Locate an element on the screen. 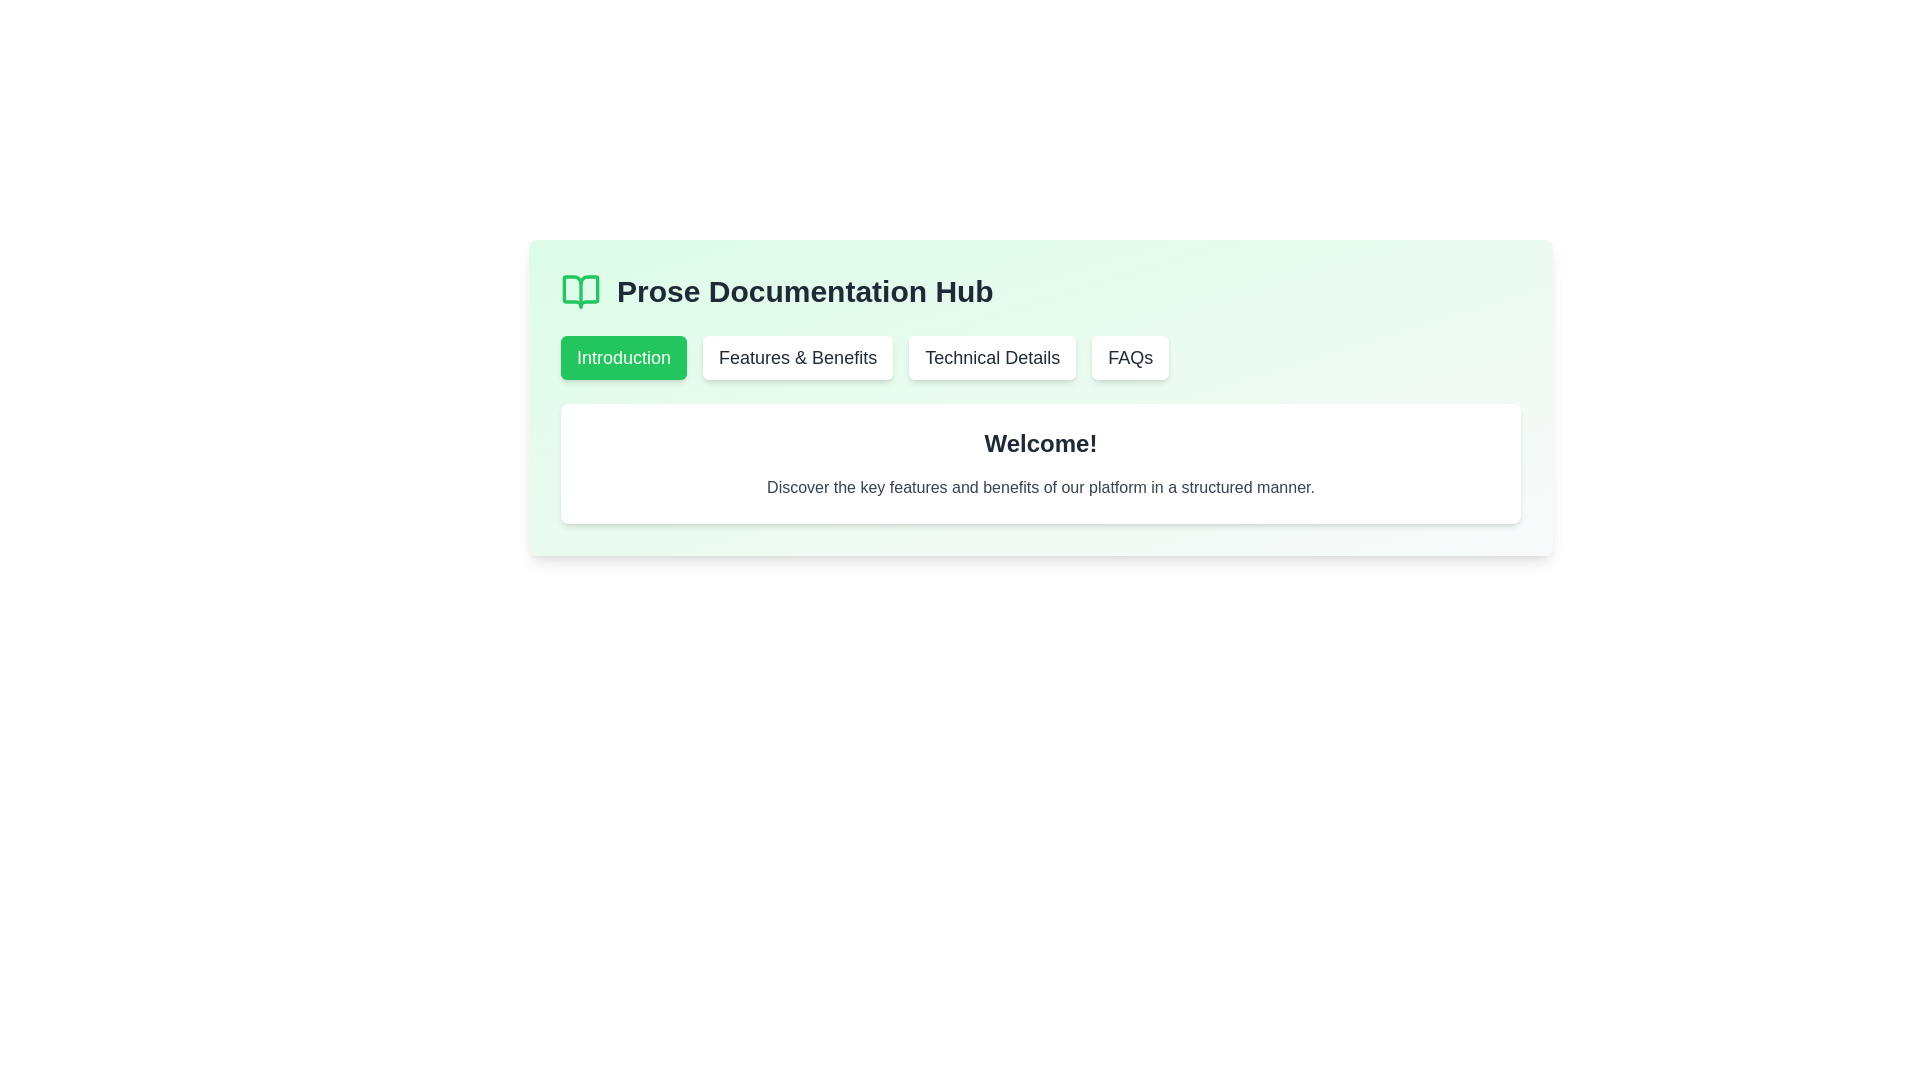  the highlighted button 'Introduction' in the Navigation bar is located at coordinates (1040, 357).